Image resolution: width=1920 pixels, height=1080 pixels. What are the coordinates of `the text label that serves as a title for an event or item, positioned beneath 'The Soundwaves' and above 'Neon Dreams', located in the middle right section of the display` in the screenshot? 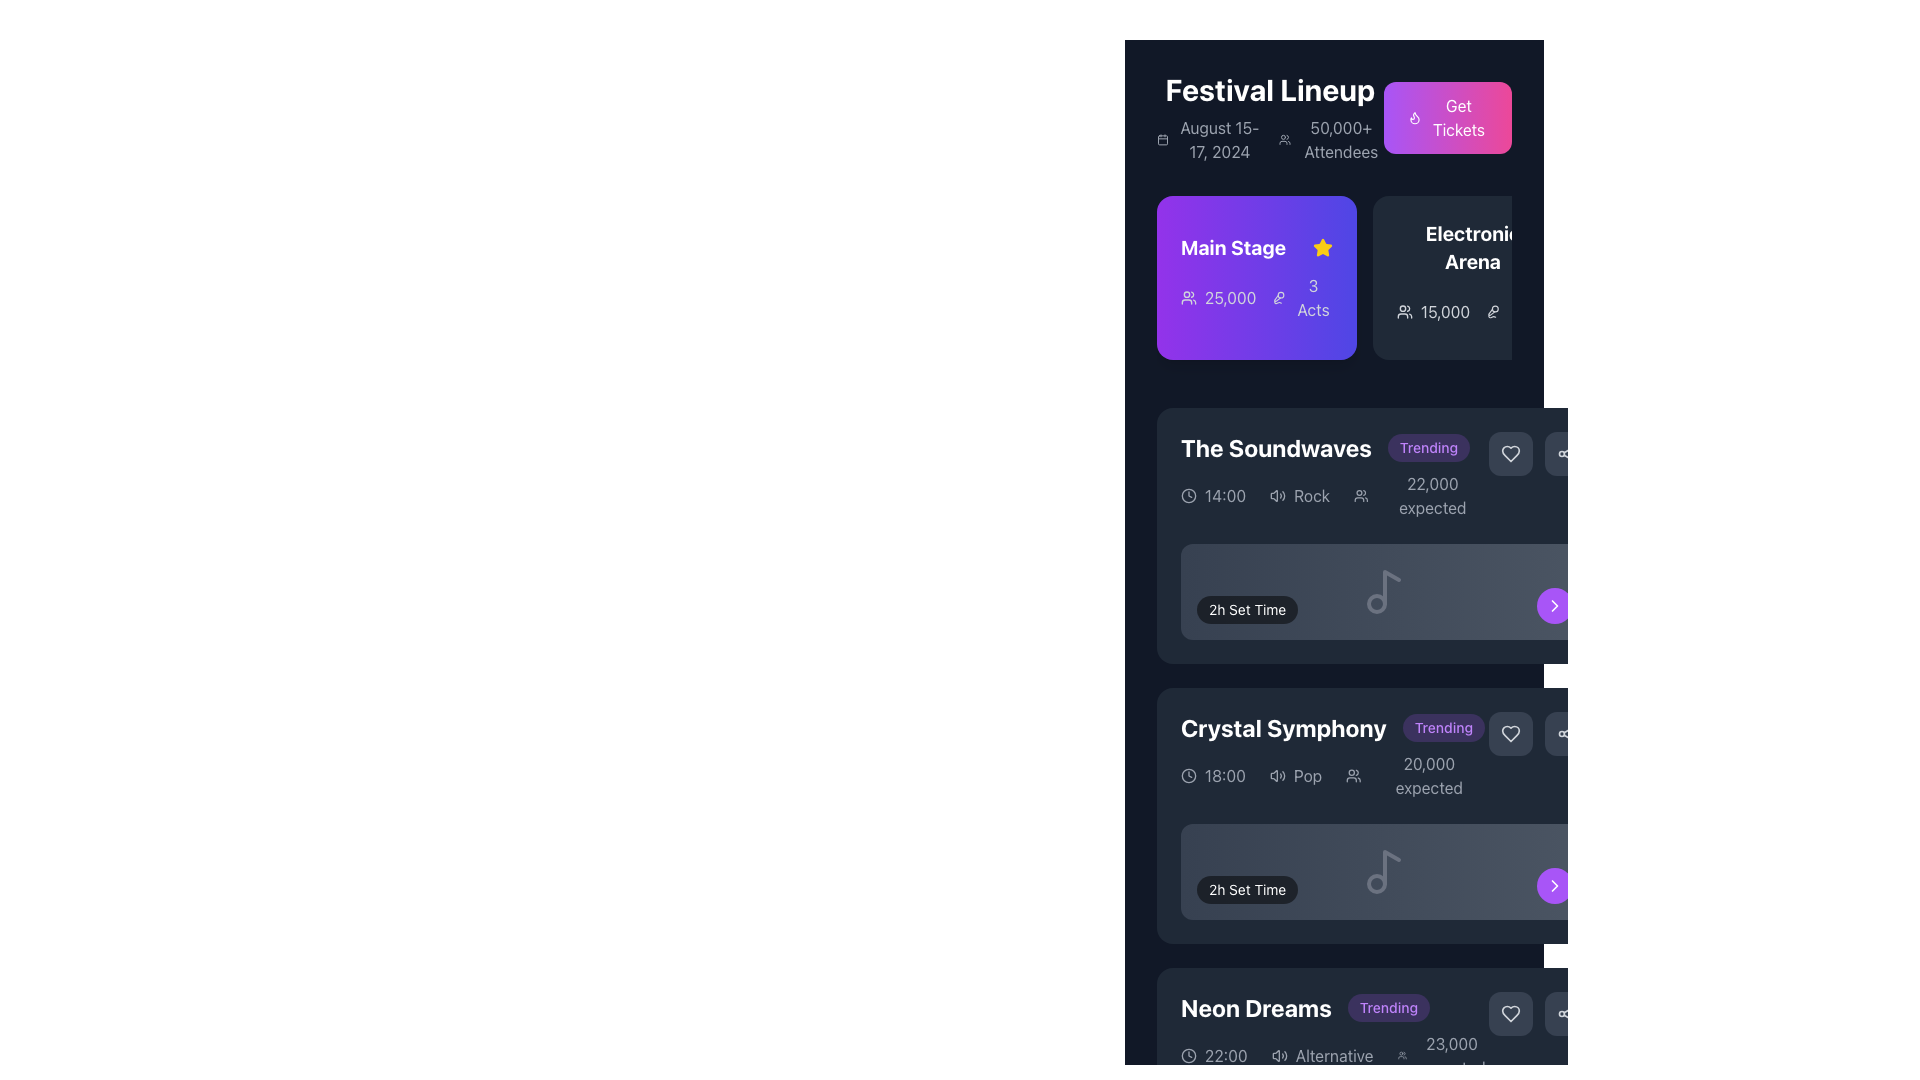 It's located at (1283, 728).